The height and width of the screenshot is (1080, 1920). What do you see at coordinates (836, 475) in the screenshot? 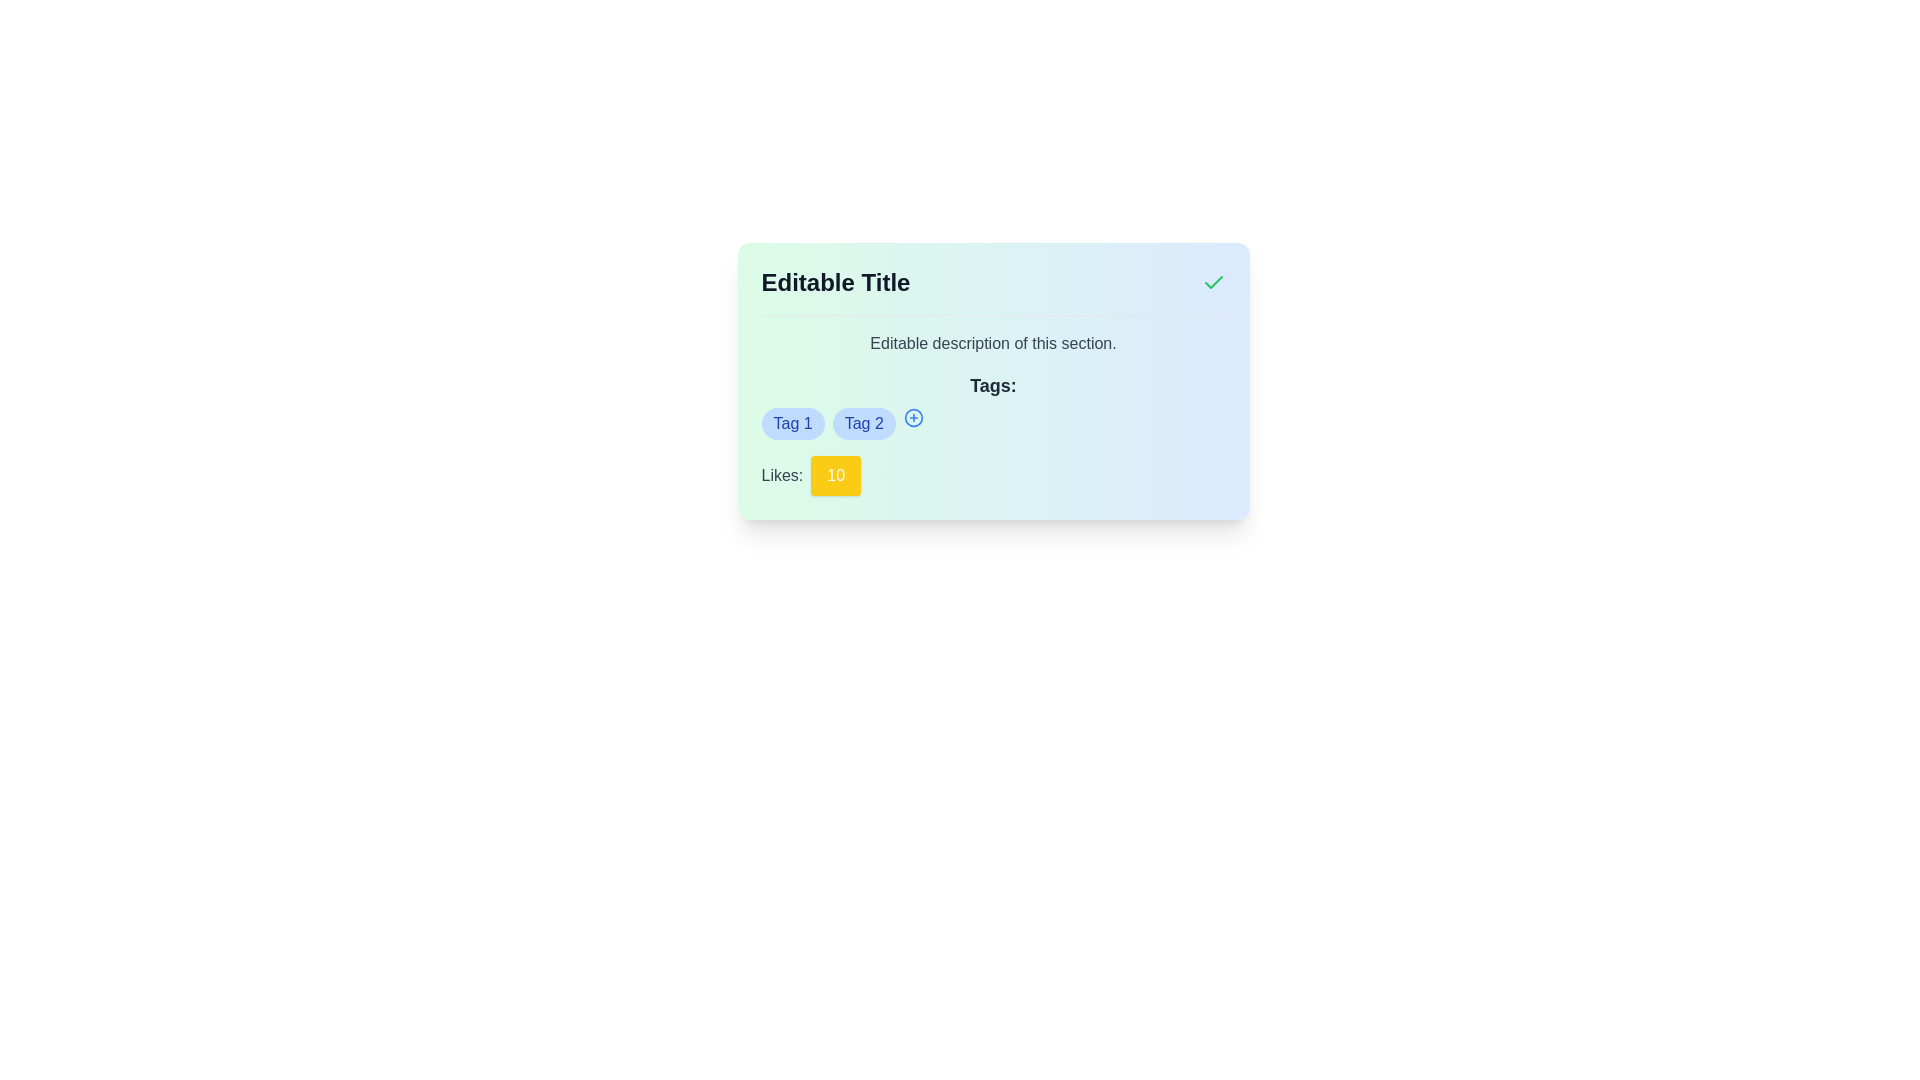
I see `the yellow rectangular button displaying the number '10', located to the right of the 'Likes:' label` at bounding box center [836, 475].